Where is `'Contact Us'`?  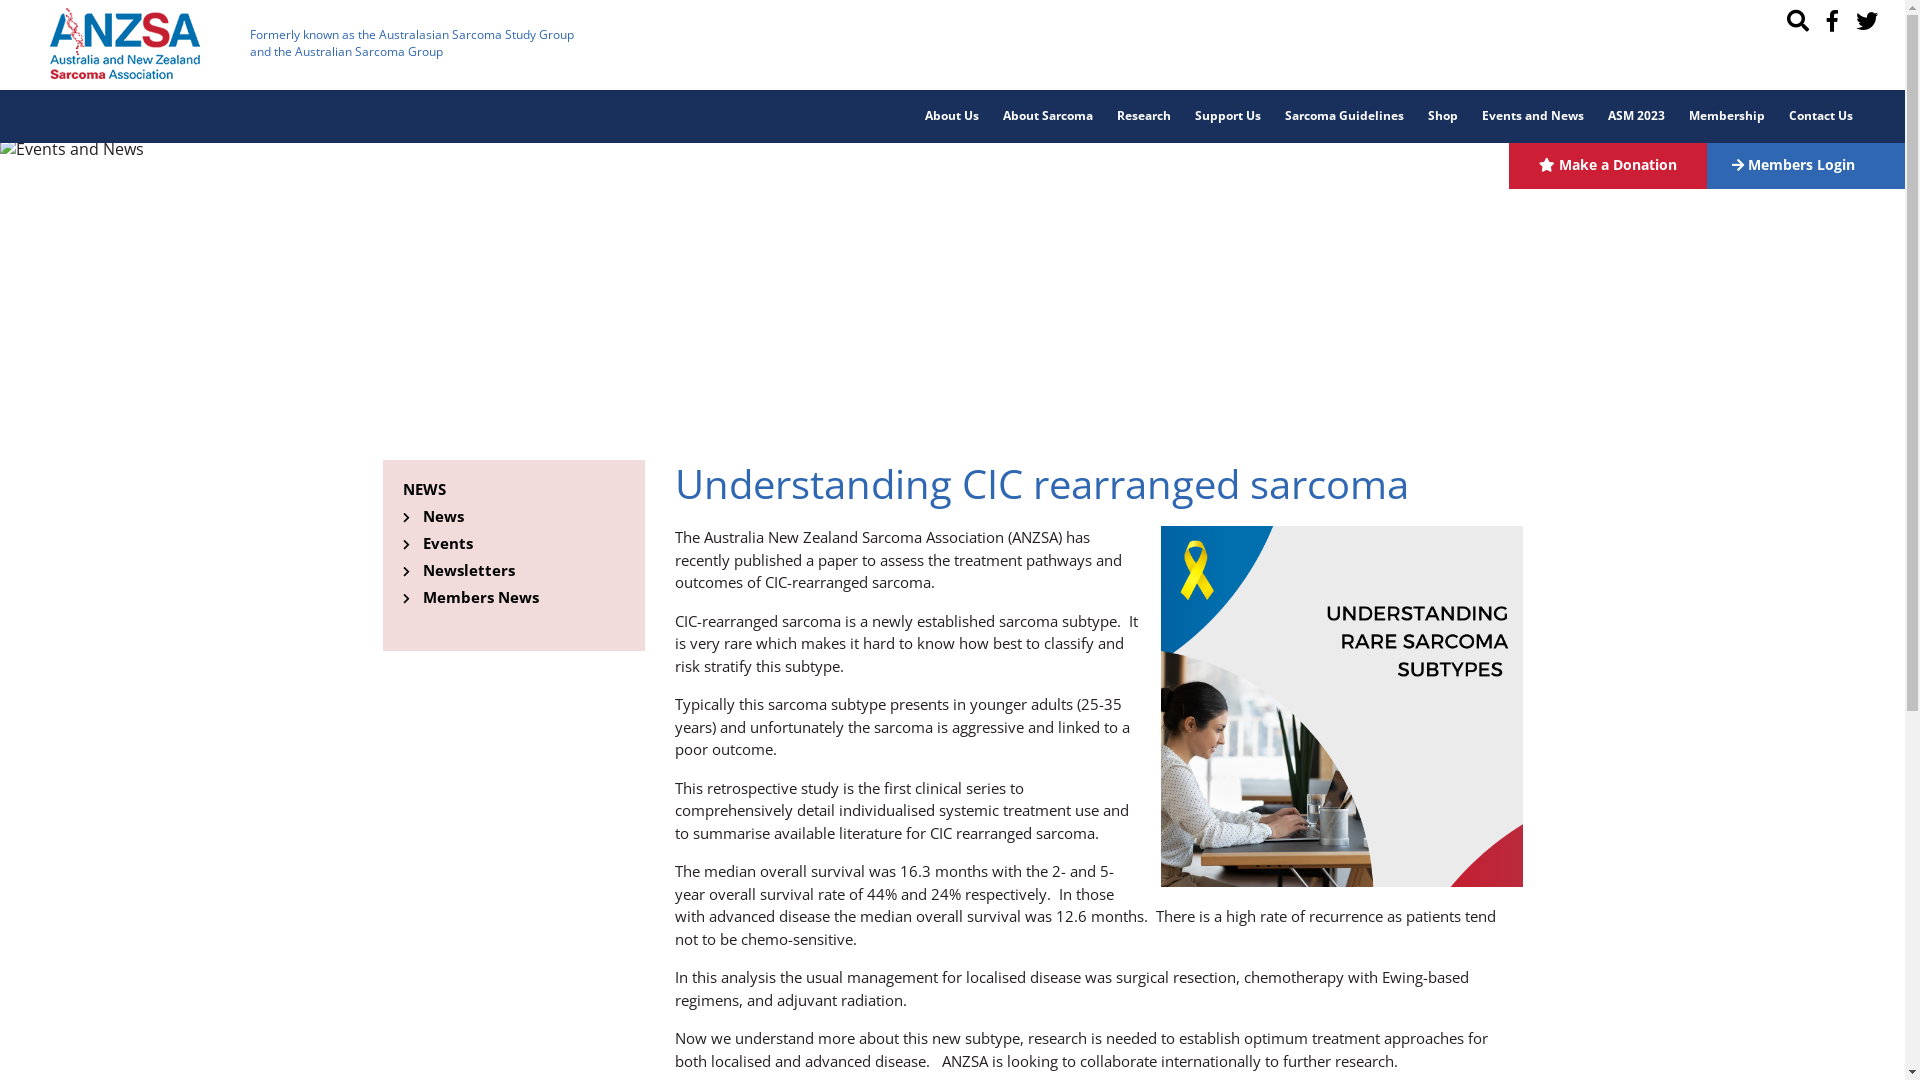
'Contact Us' is located at coordinates (1820, 116).